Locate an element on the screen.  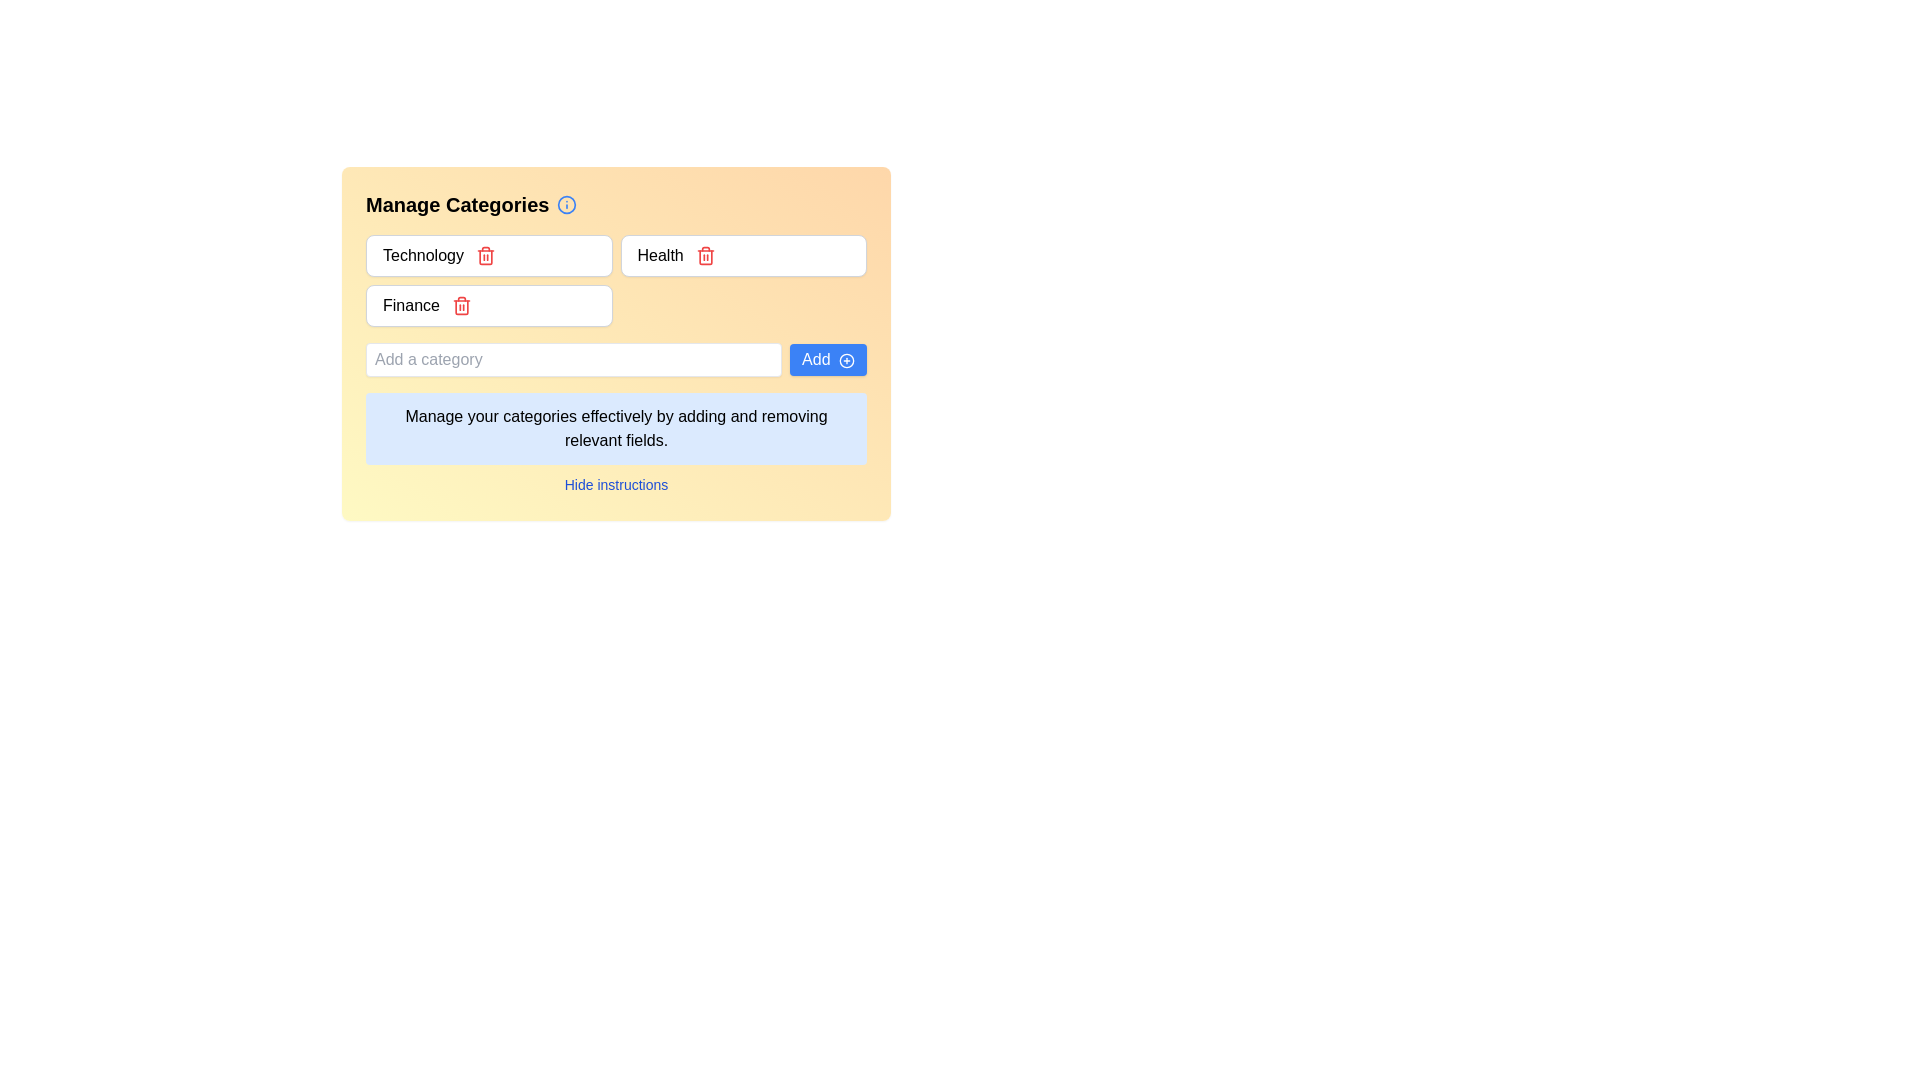
the icon located to the right of the 'Add' button in the lower section of the form interface is located at coordinates (846, 358).